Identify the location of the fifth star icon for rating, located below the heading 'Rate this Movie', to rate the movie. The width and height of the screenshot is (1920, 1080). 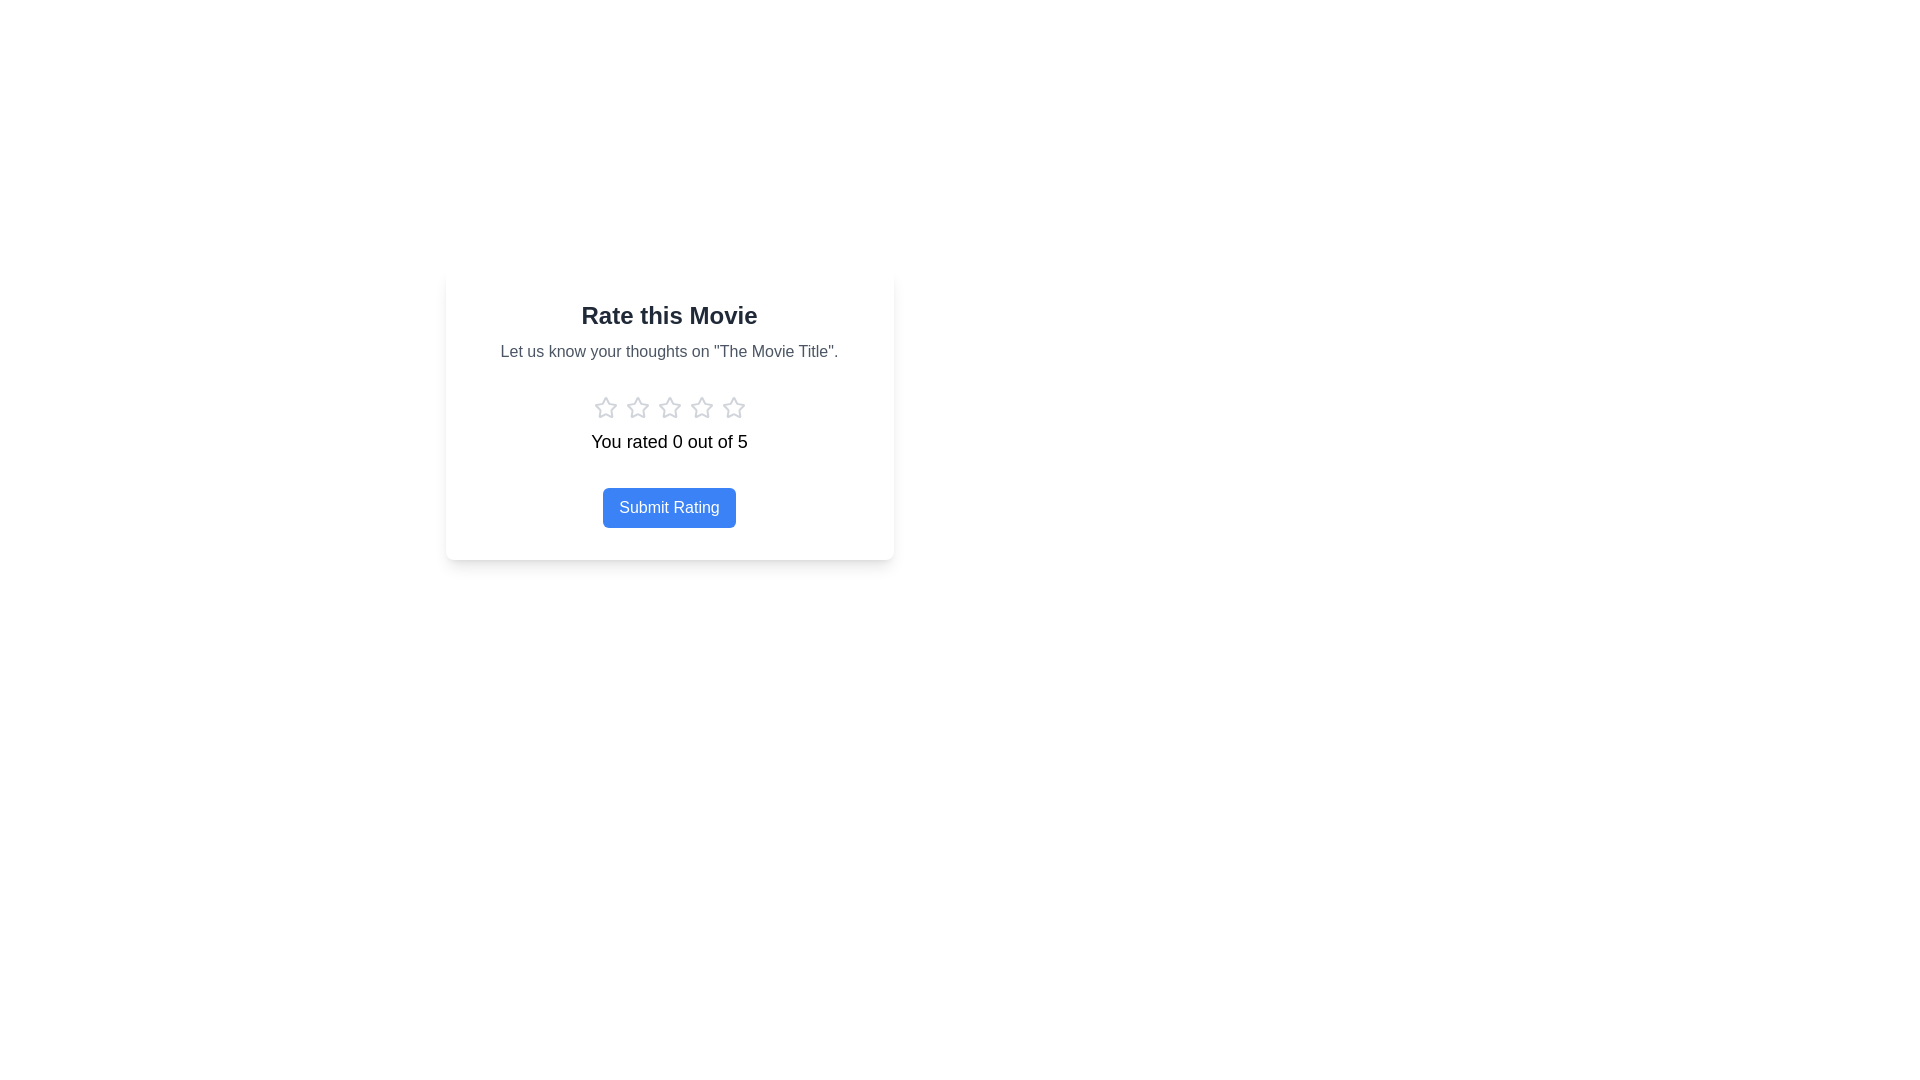
(732, 407).